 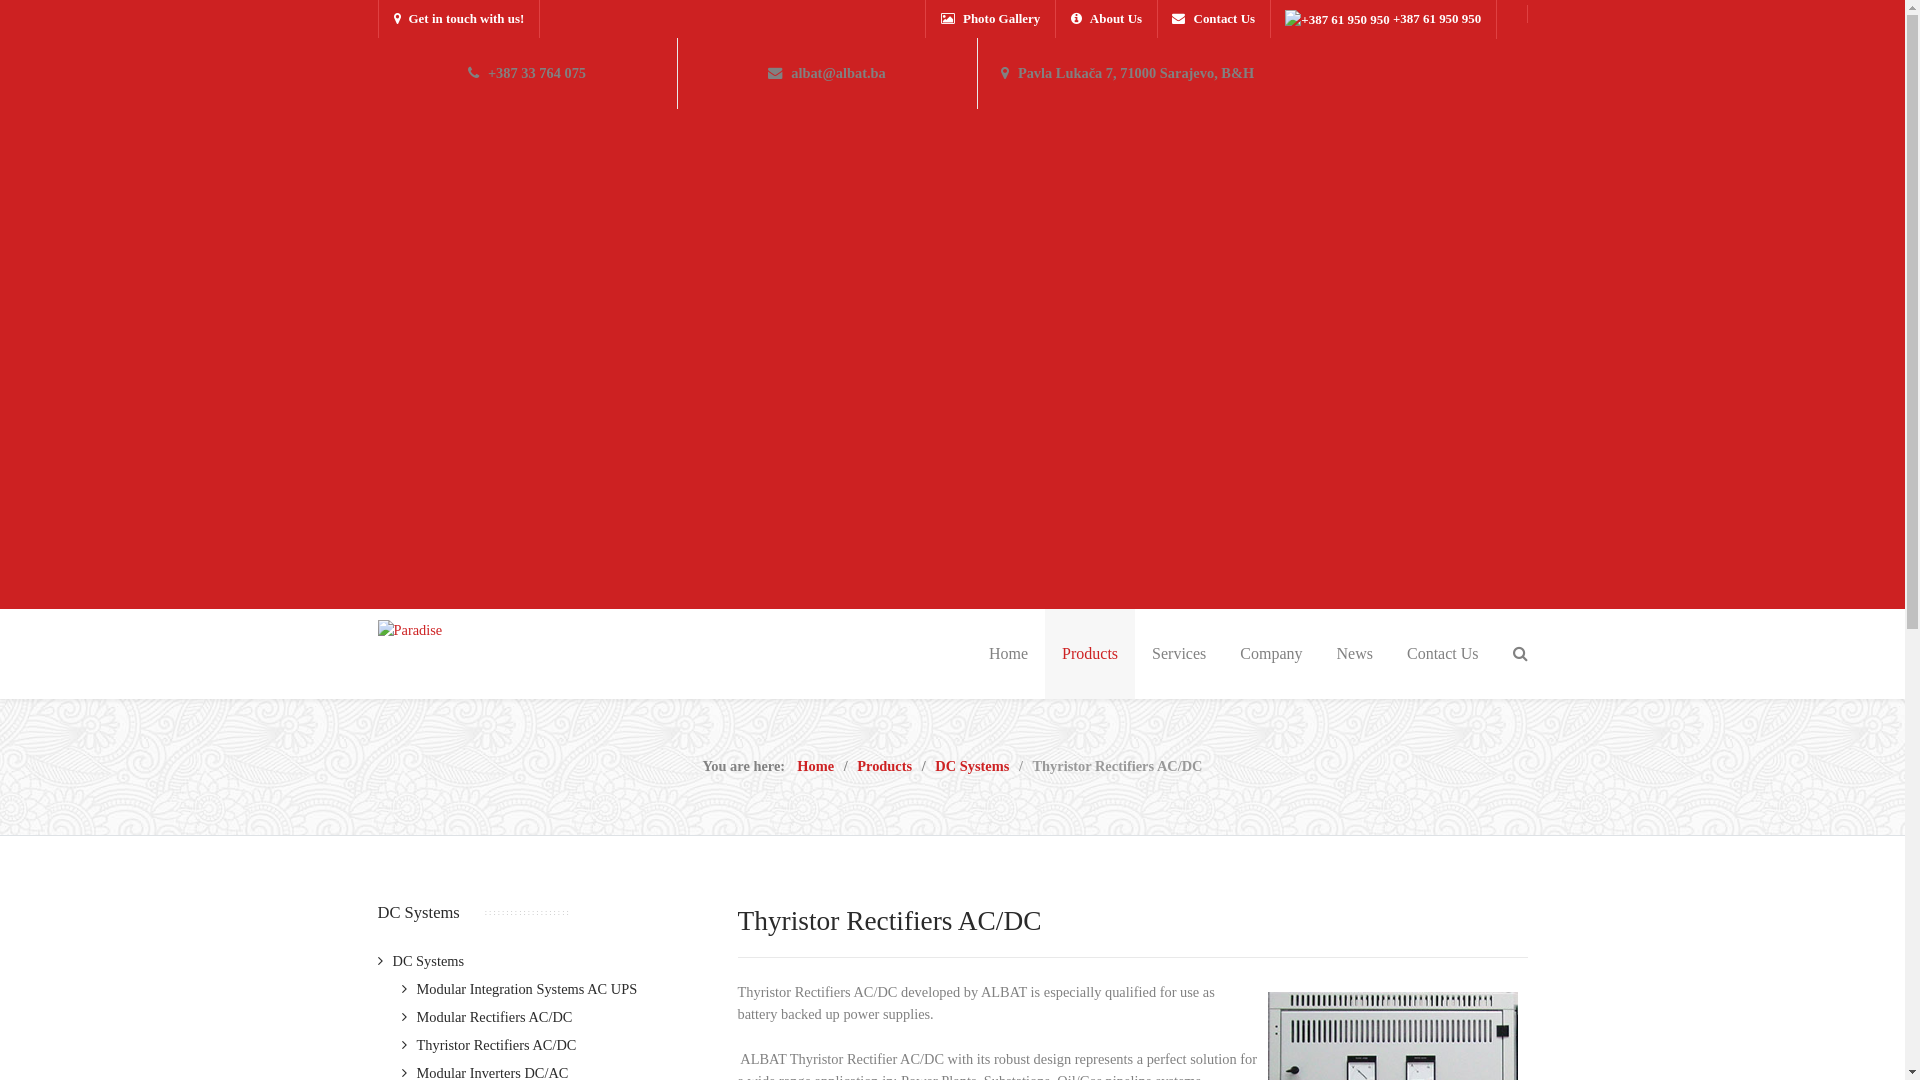 What do you see at coordinates (1381, 19) in the screenshot?
I see `'+387 61 950 950'` at bounding box center [1381, 19].